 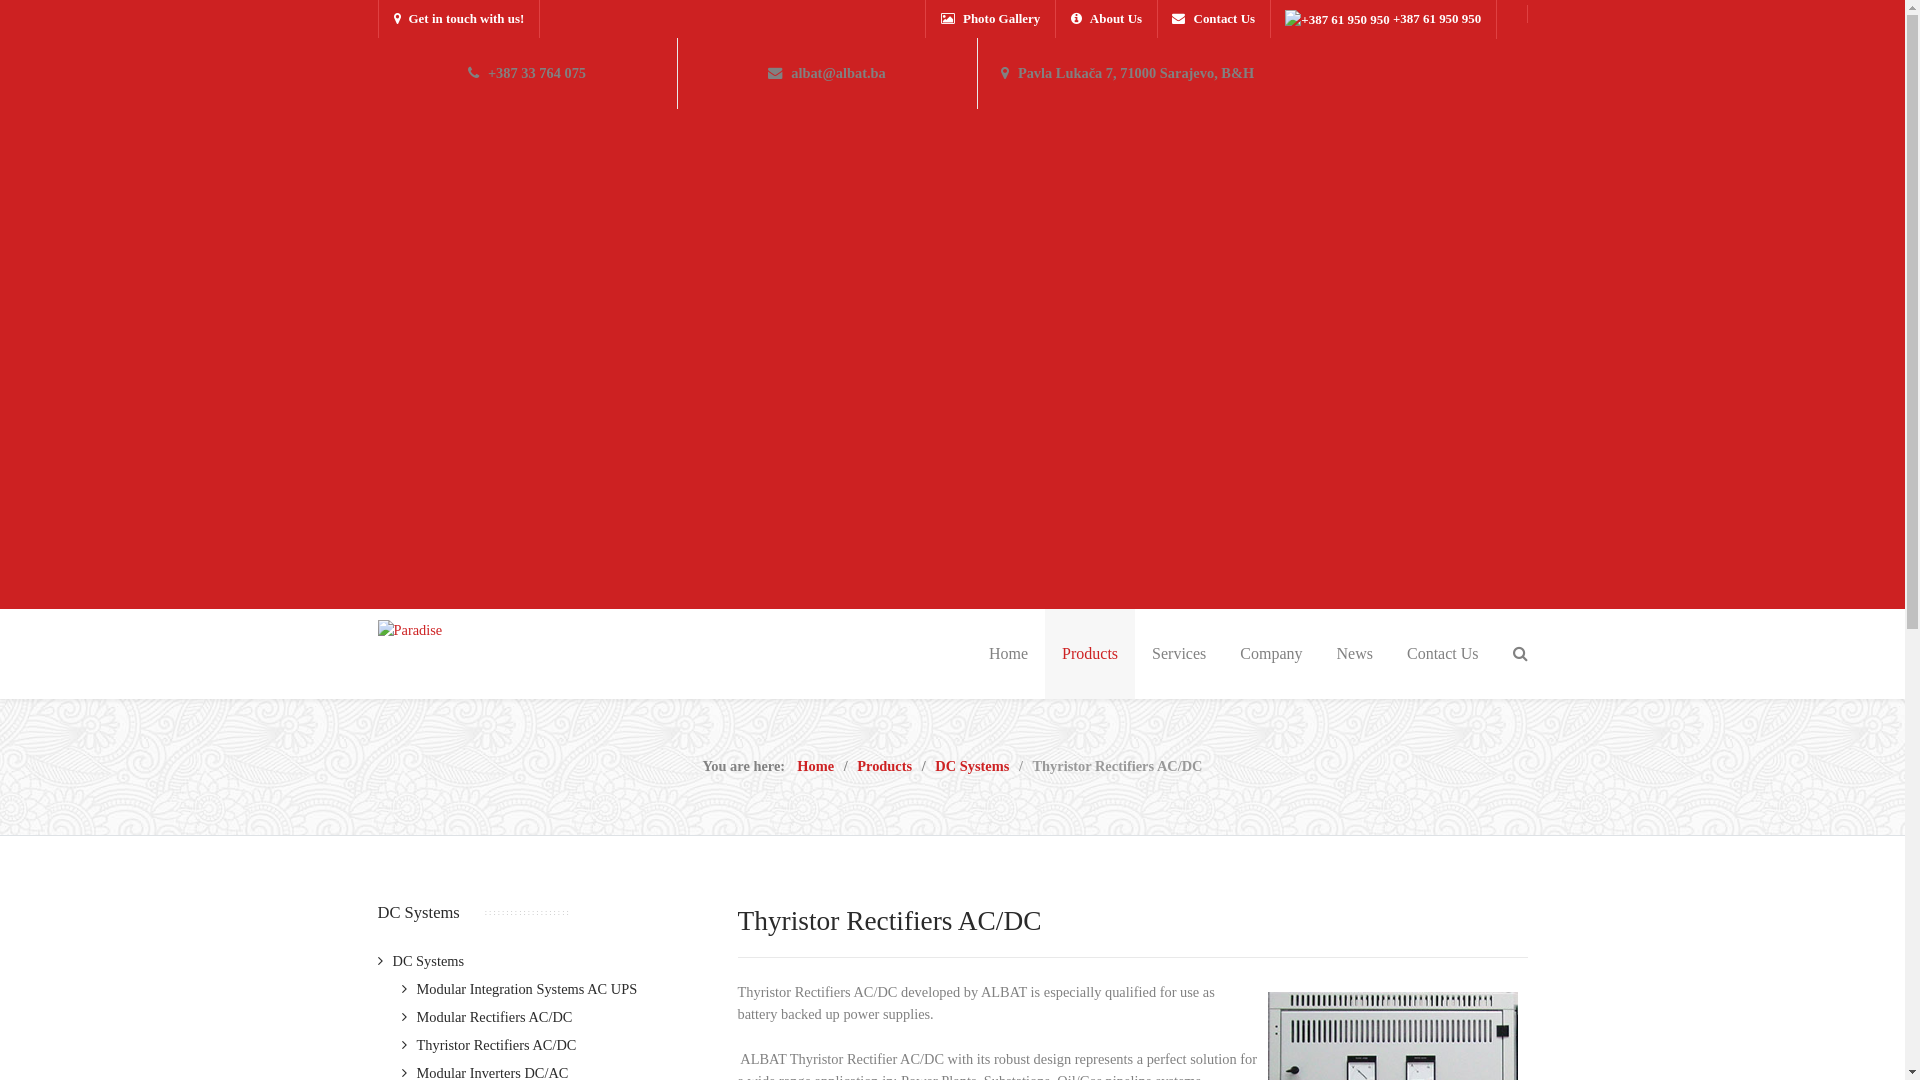 What do you see at coordinates (1381, 19) in the screenshot?
I see `'+387 61 950 950'` at bounding box center [1381, 19].